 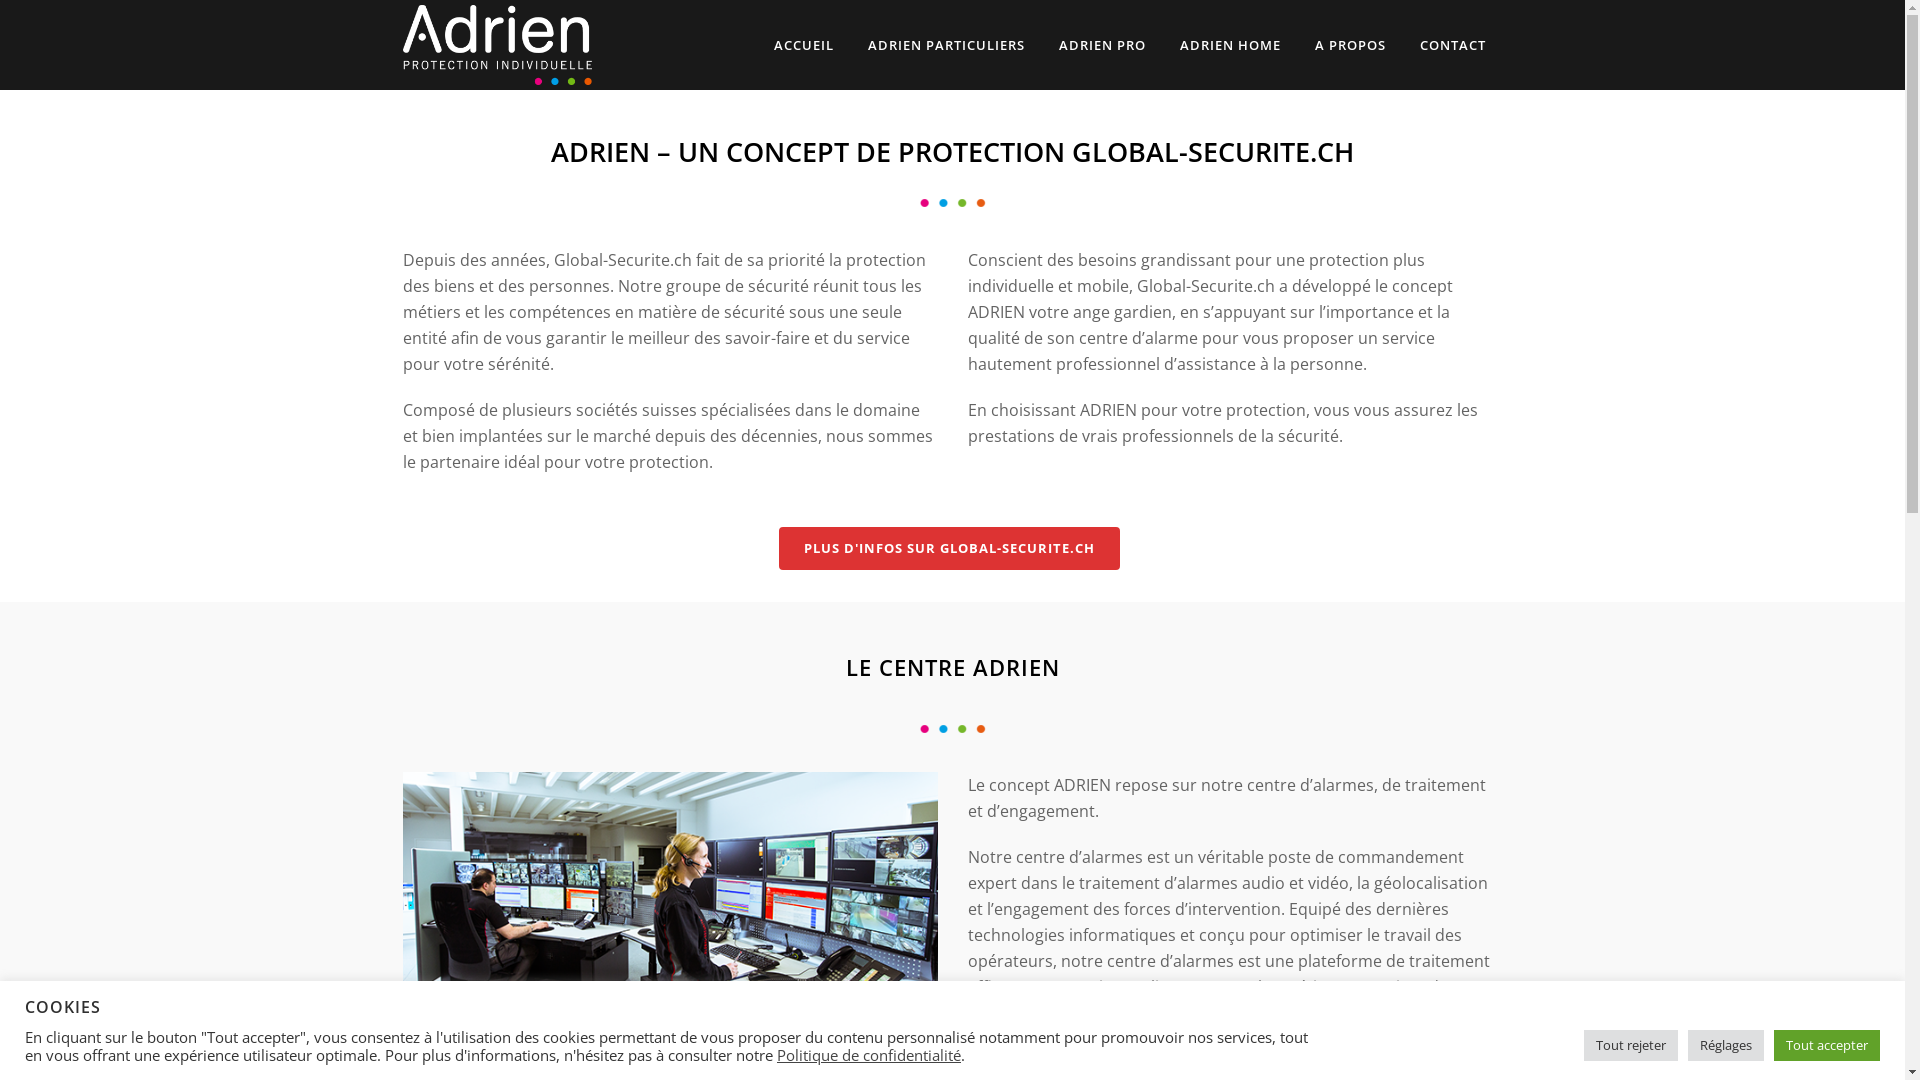 I want to click on 'ADRIEN PRO', so click(x=1101, y=45).